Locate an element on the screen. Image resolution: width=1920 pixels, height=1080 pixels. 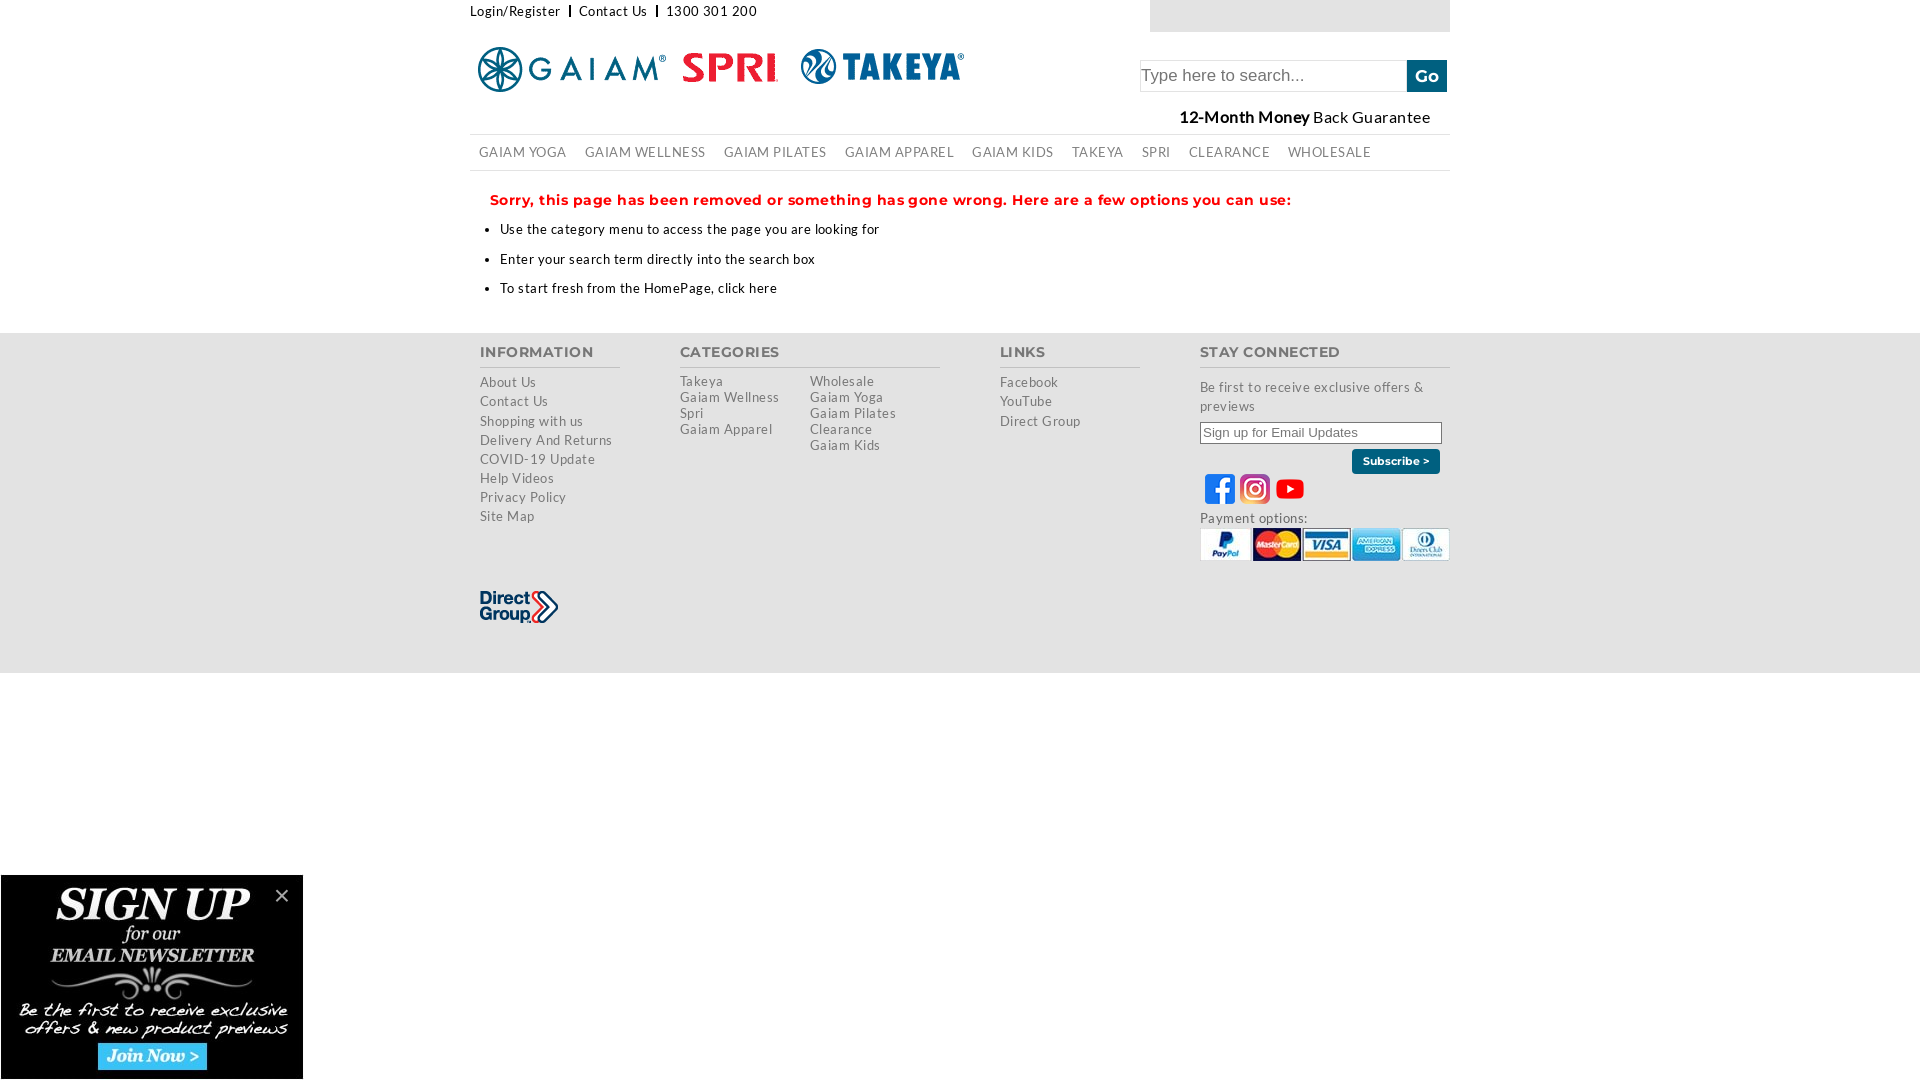
'About Us' is located at coordinates (508, 381).